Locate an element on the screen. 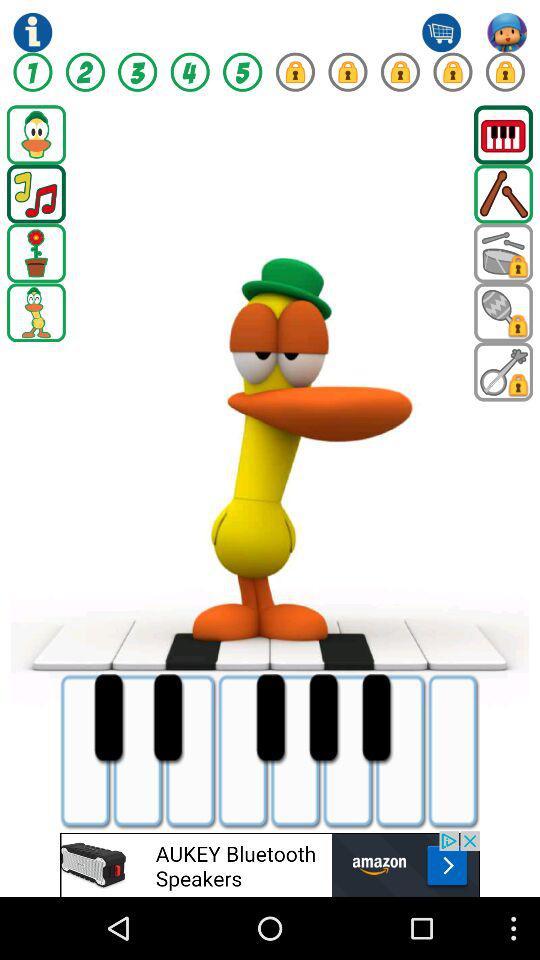  informations is located at coordinates (31, 31).